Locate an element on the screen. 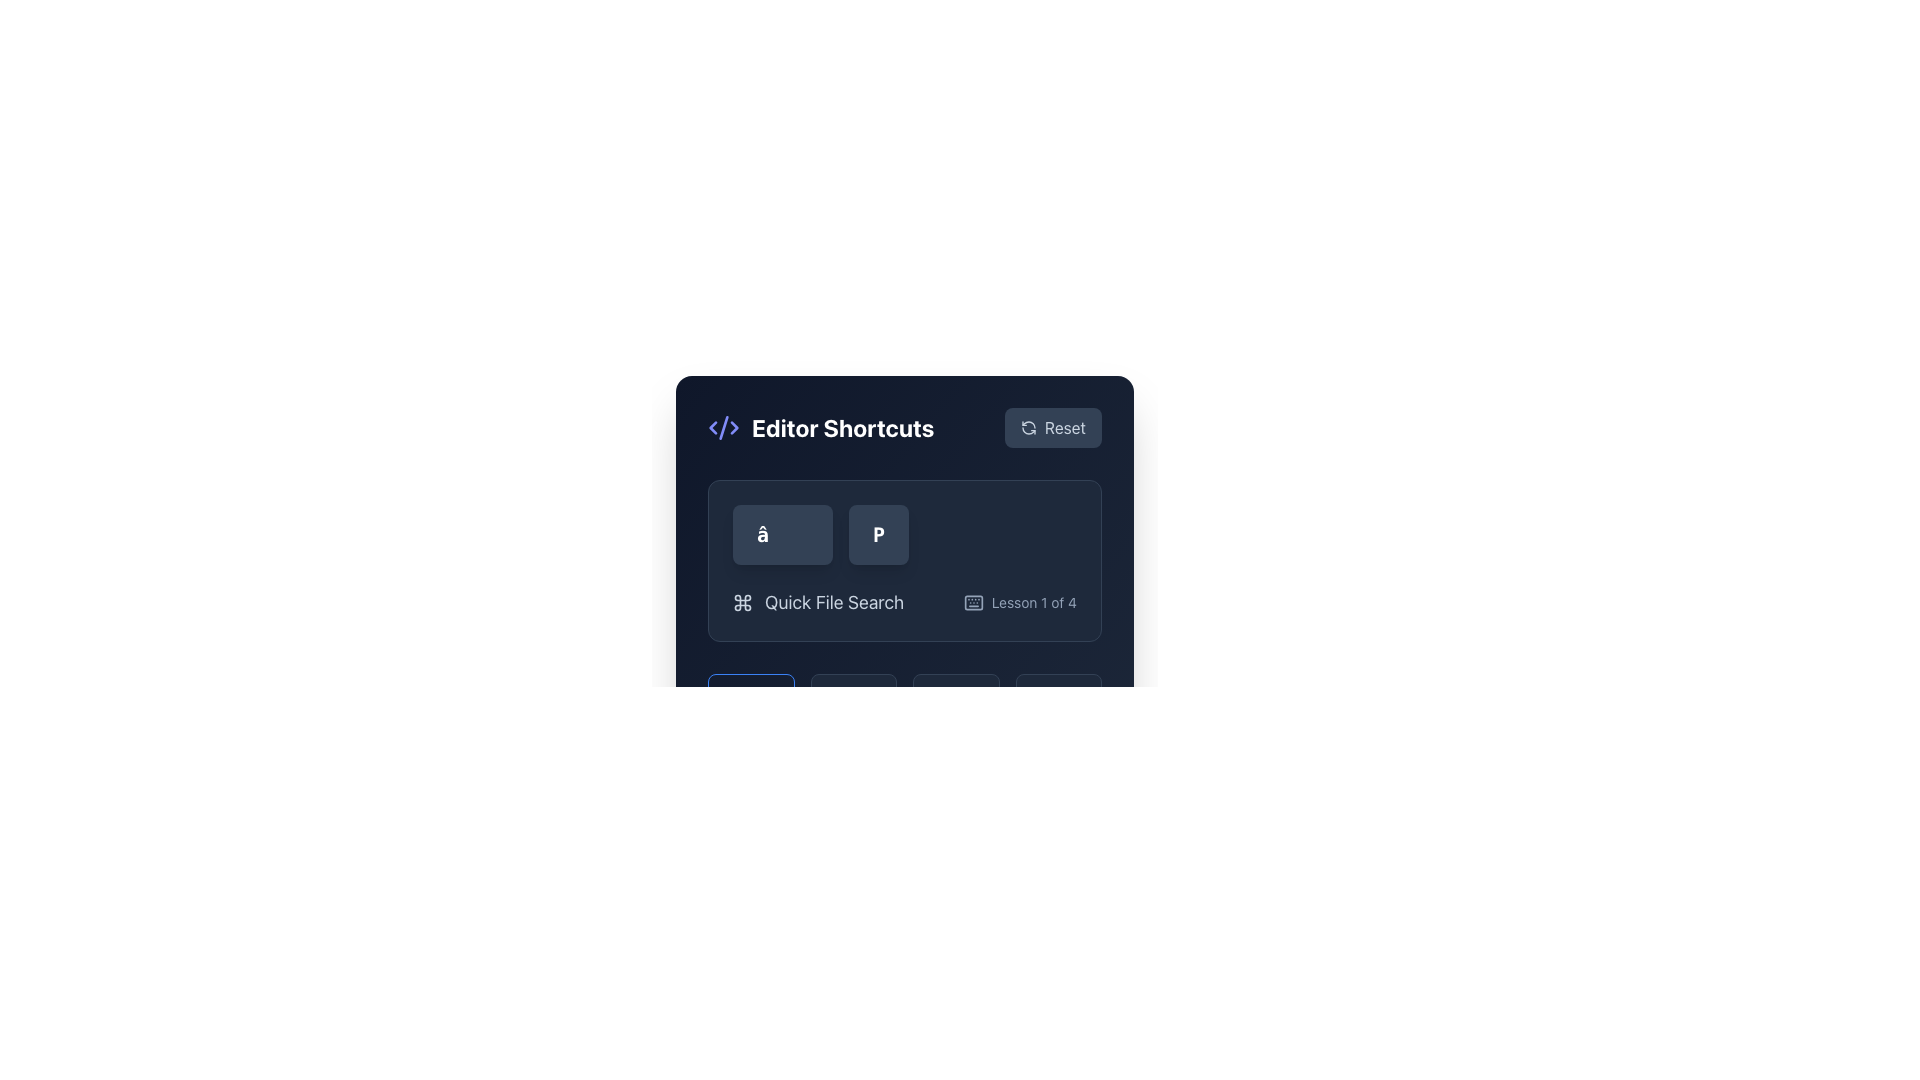 This screenshot has width=1920, height=1080. the text label reading 'Lesson 1 of 4' in light gray color, located to the immediate right of a keyboard icon in the 'Editor Shortcuts' section is located at coordinates (1034, 601).